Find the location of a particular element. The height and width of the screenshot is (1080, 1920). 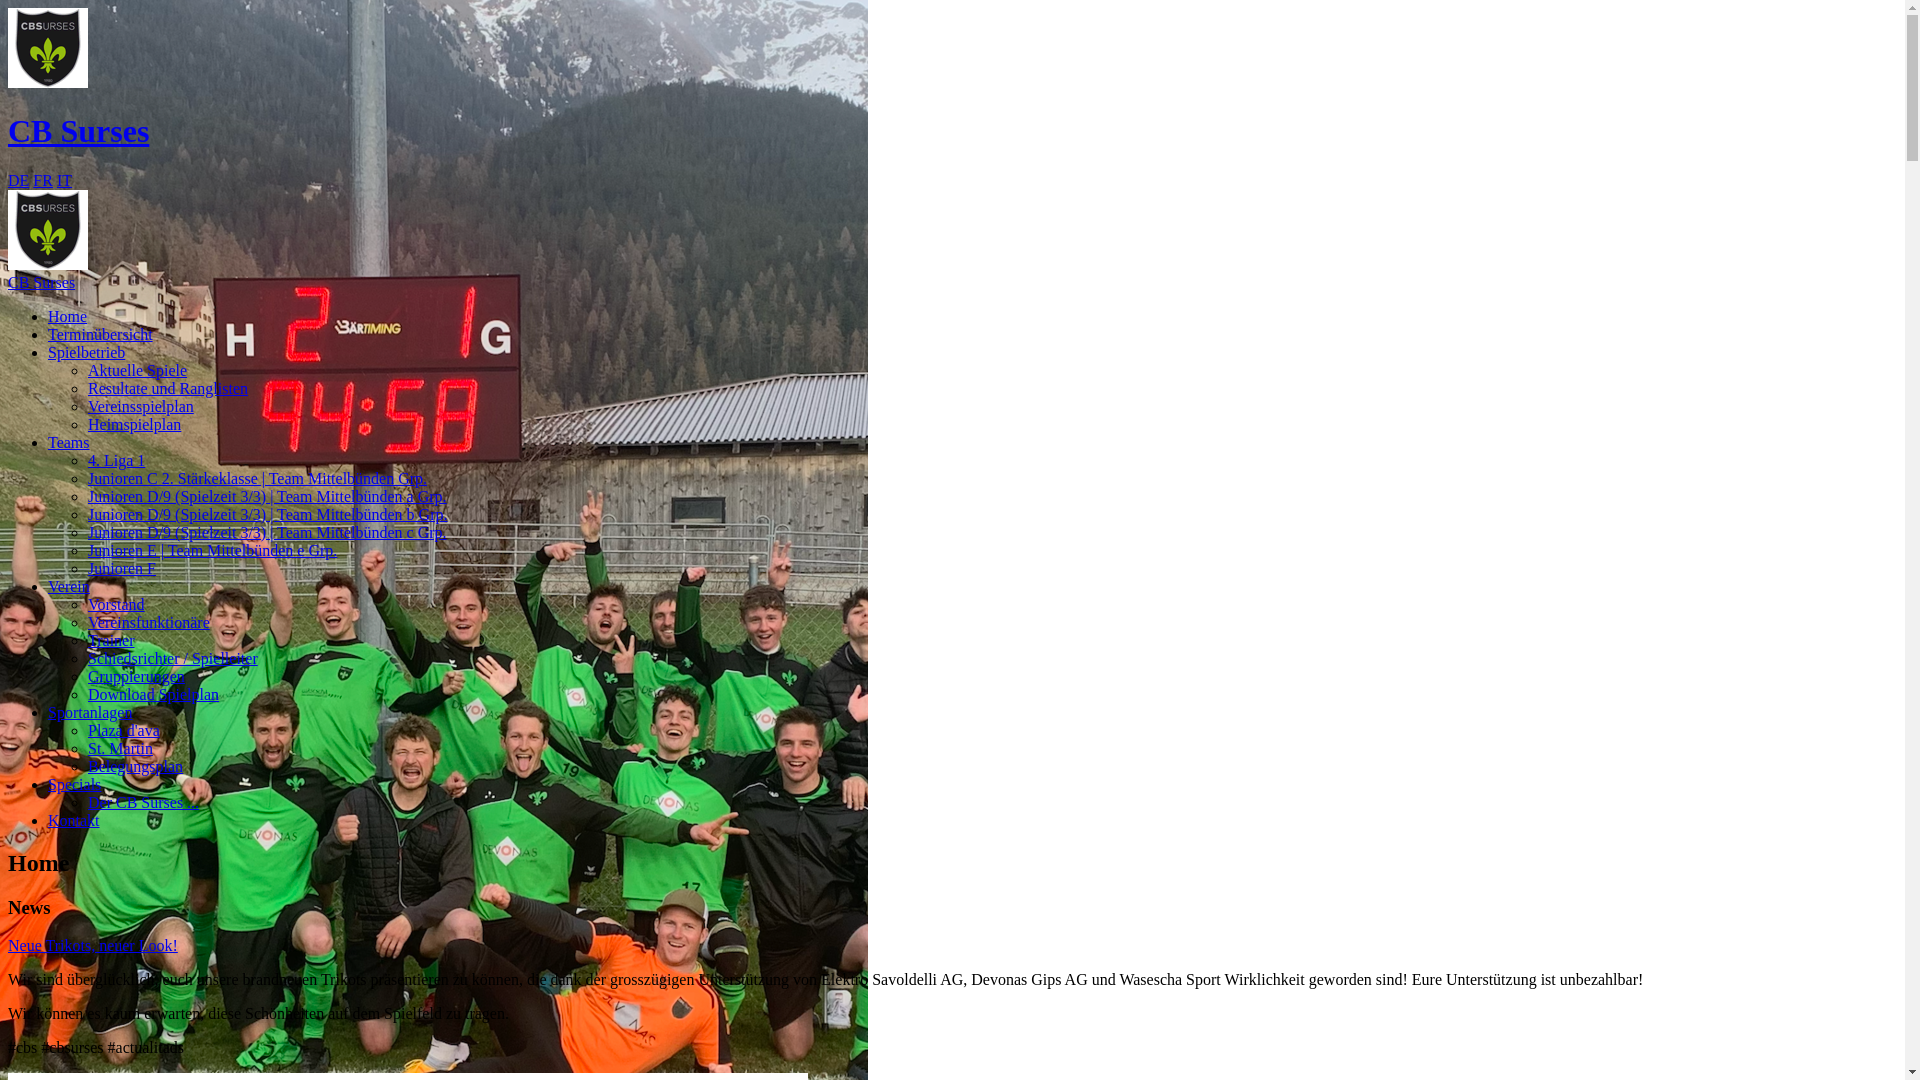

'4. Liga 1' is located at coordinates (115, 460).